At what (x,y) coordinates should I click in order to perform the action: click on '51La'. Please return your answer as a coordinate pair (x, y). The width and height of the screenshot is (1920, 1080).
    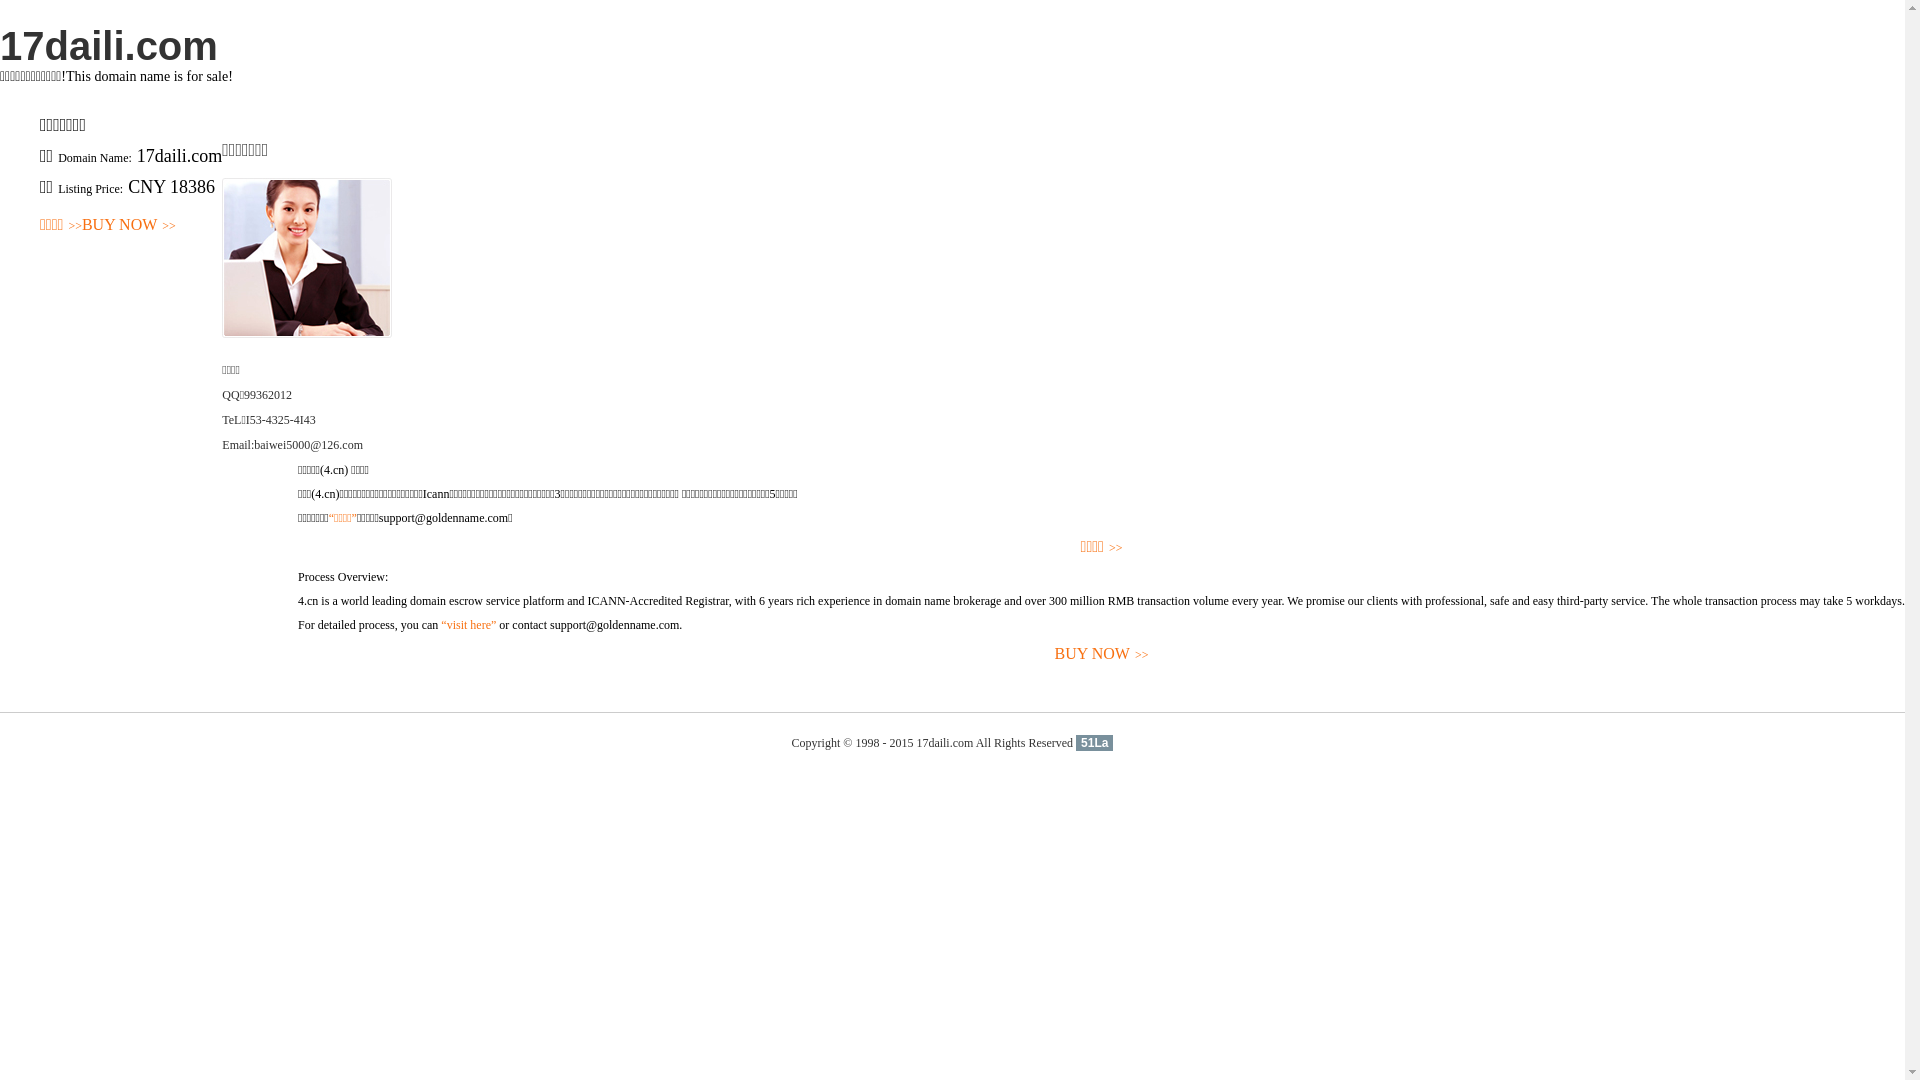
    Looking at the image, I should click on (1093, 743).